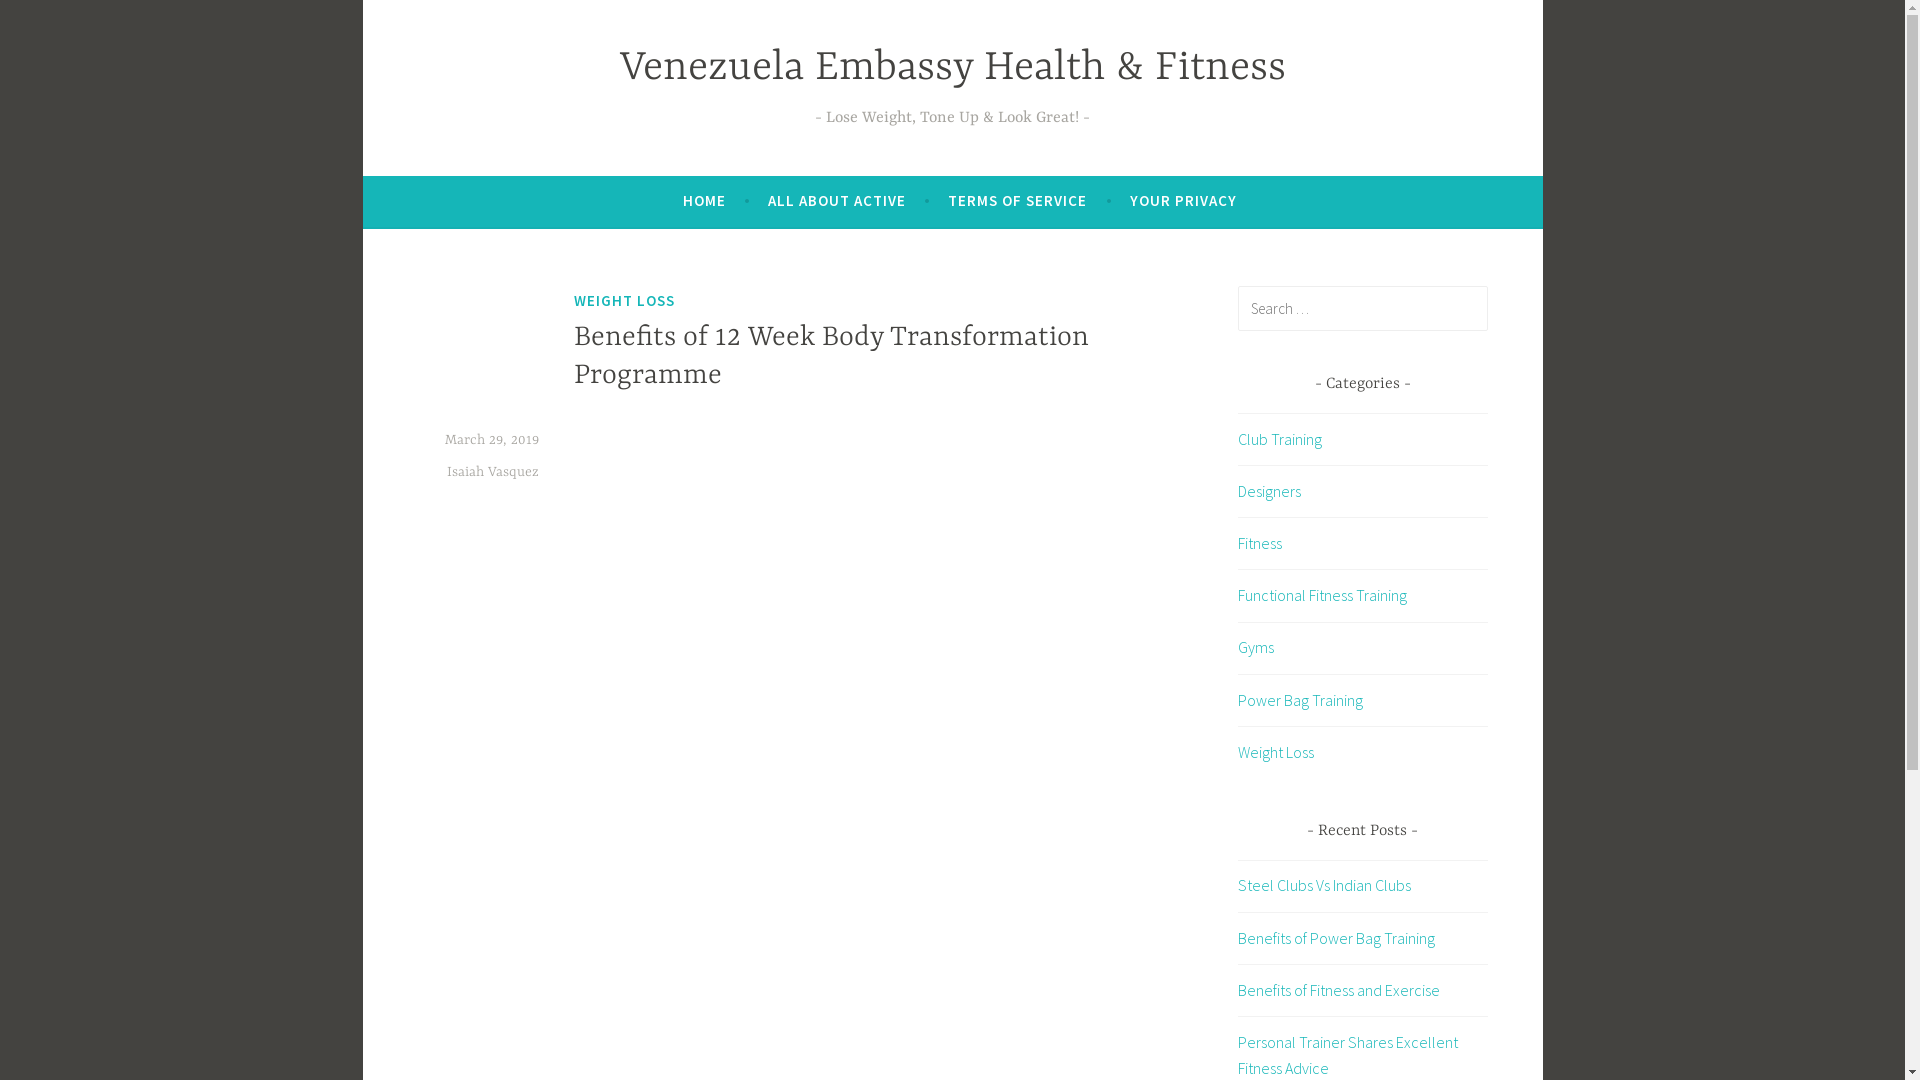 Image resolution: width=1920 pixels, height=1080 pixels. What do you see at coordinates (1258, 543) in the screenshot?
I see `'Fitness'` at bounding box center [1258, 543].